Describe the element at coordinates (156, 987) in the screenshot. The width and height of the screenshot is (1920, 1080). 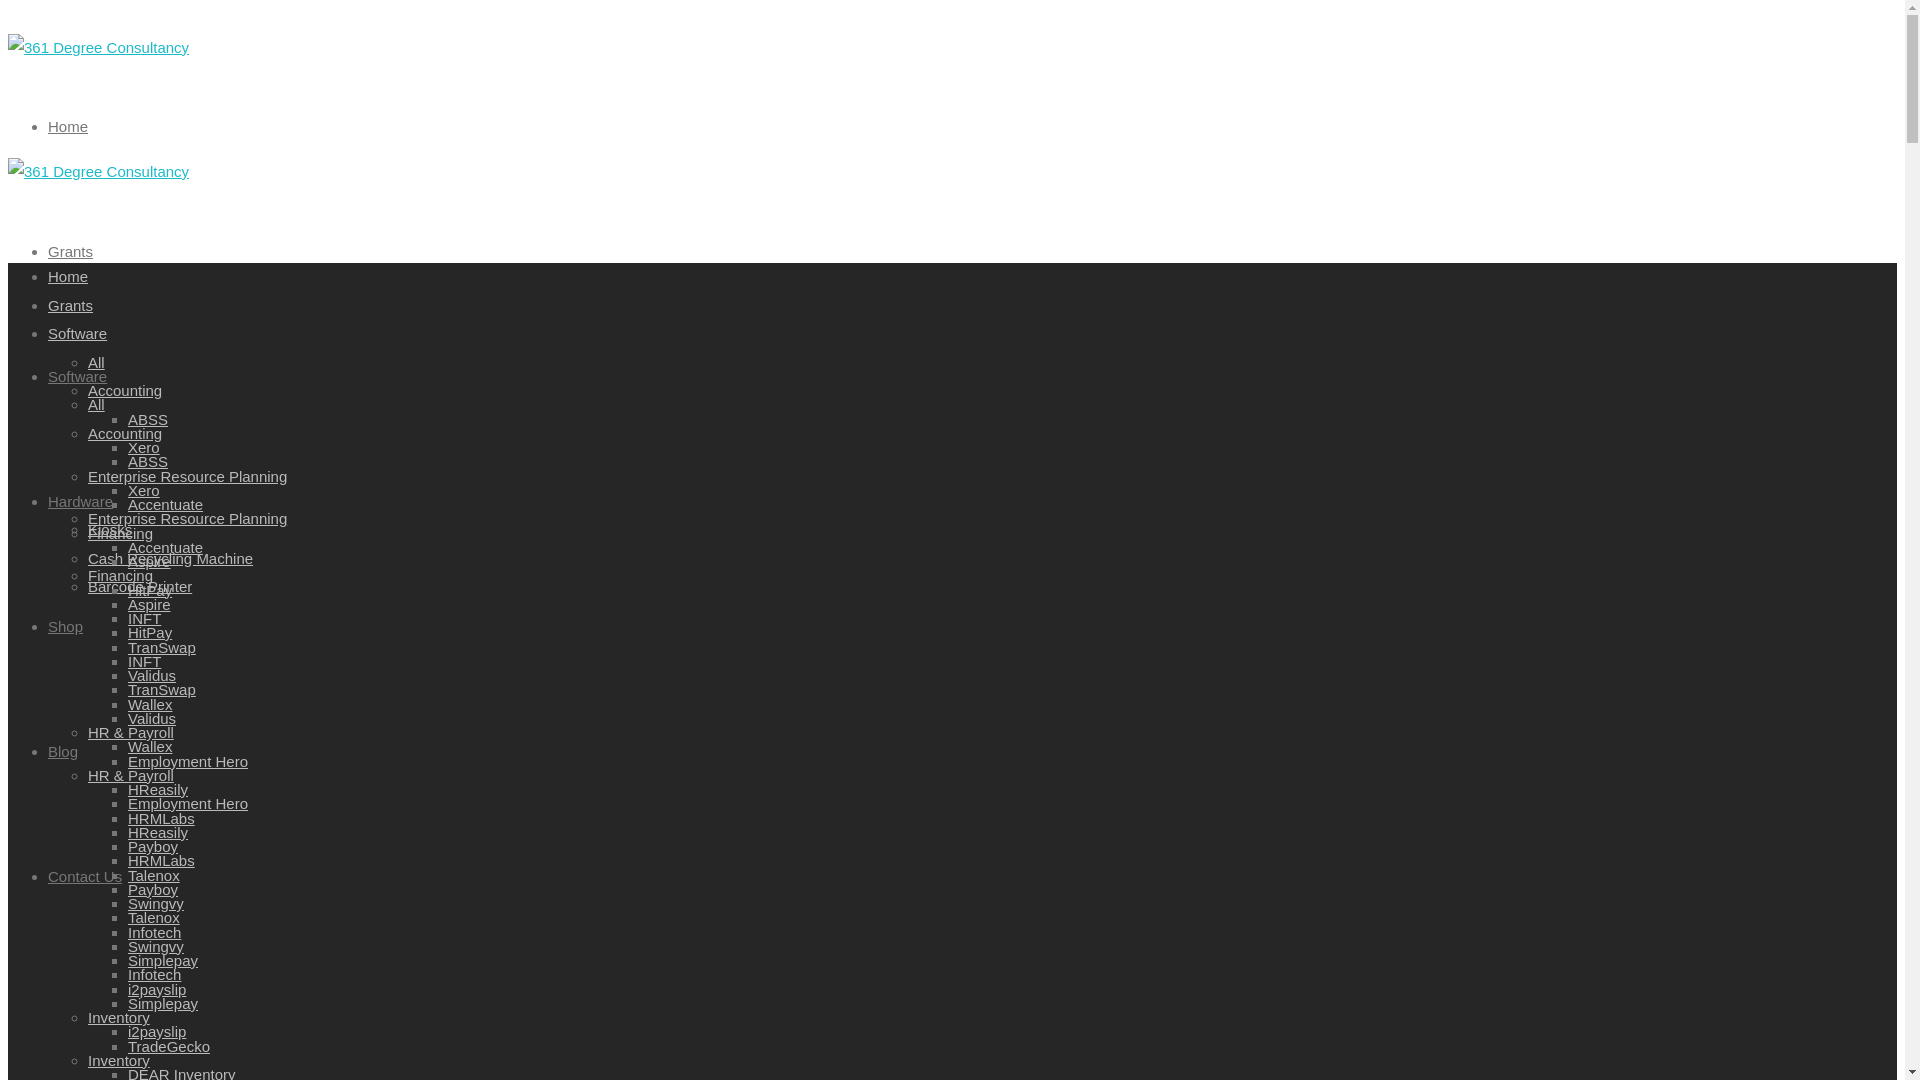
I see `'i2payslip'` at that location.